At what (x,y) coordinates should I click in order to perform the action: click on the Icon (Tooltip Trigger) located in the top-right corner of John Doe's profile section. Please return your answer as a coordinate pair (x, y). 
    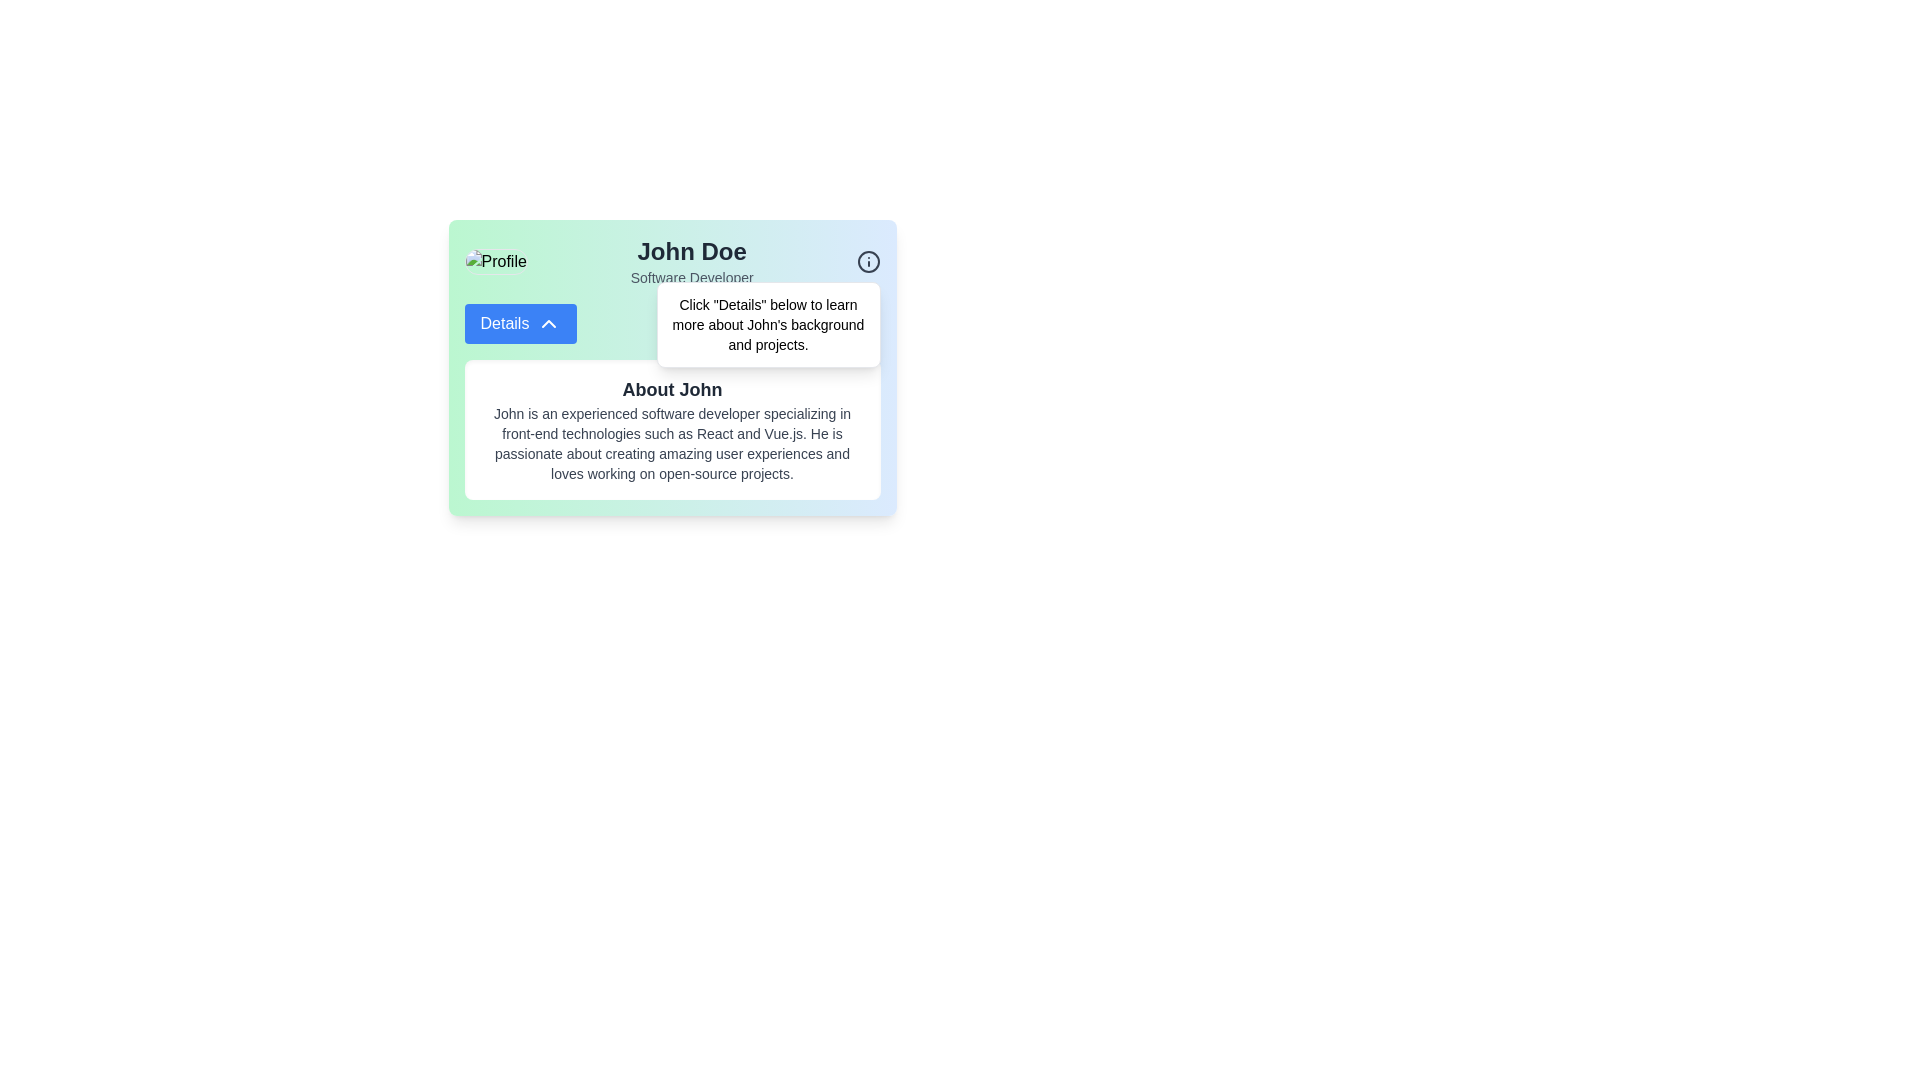
    Looking at the image, I should click on (868, 261).